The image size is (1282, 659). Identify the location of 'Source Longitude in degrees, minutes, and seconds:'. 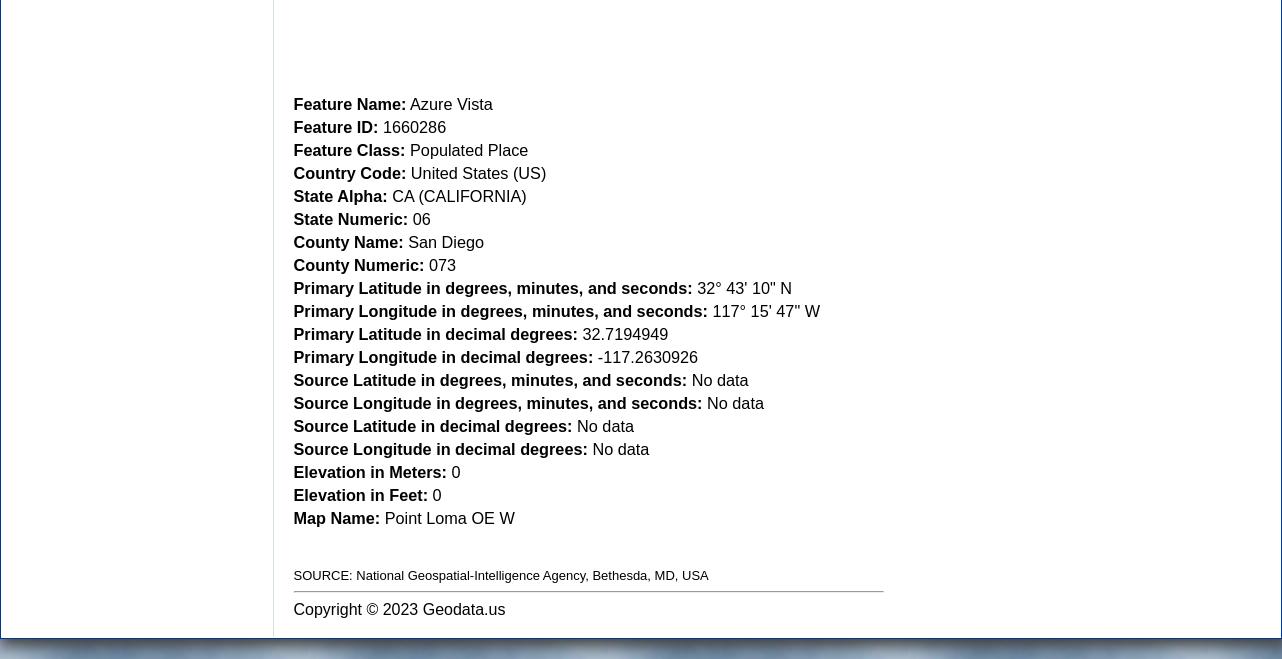
(497, 400).